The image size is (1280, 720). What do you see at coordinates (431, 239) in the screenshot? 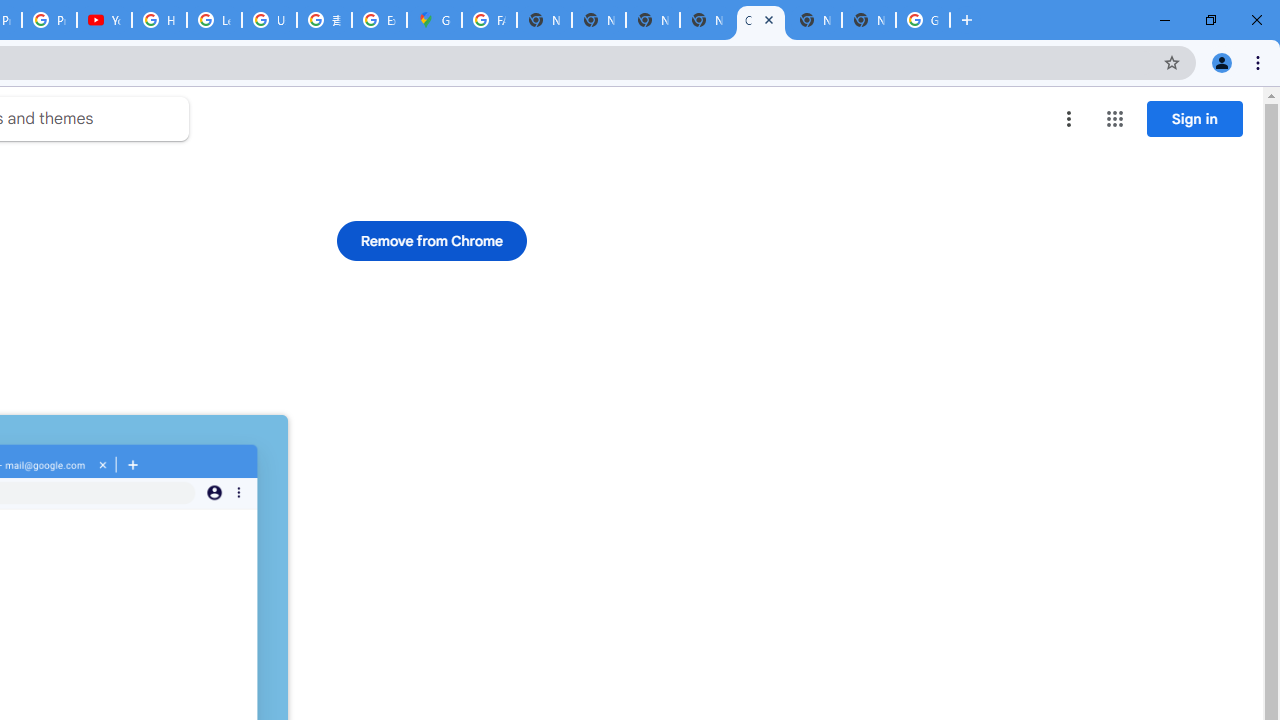
I see `'Remove from Chrome'` at bounding box center [431, 239].